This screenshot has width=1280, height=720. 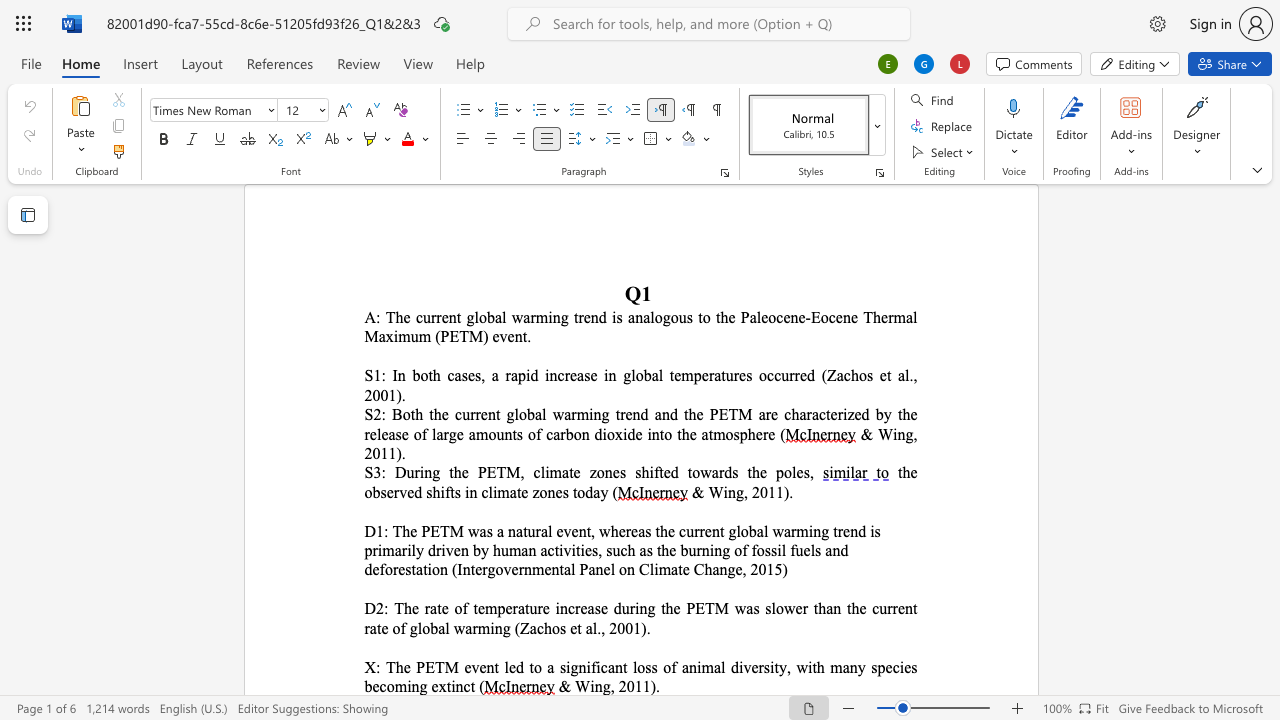 What do you see at coordinates (390, 667) in the screenshot?
I see `the 1th character "T" in the text` at bounding box center [390, 667].